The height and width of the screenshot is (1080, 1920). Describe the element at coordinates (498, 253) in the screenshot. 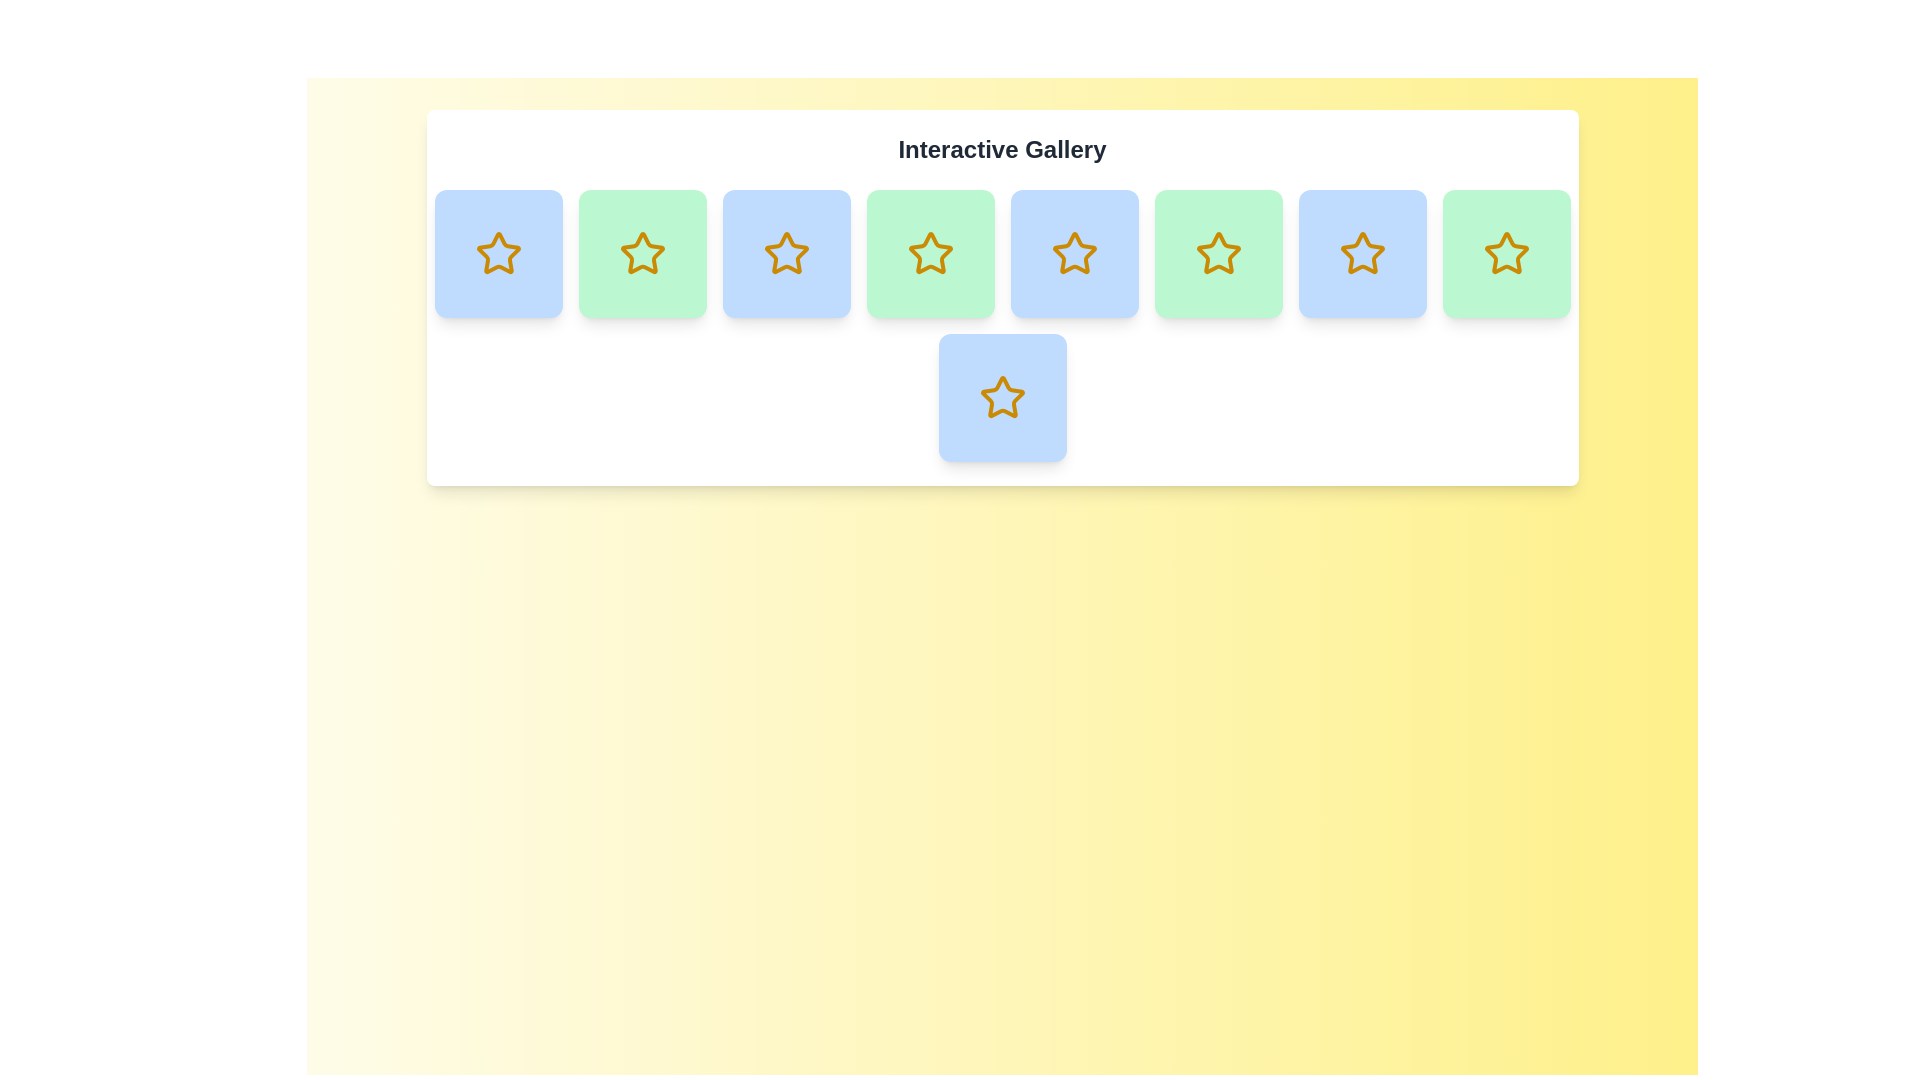

I see `the star icon element located at the top left part of the interactive gallery` at that location.